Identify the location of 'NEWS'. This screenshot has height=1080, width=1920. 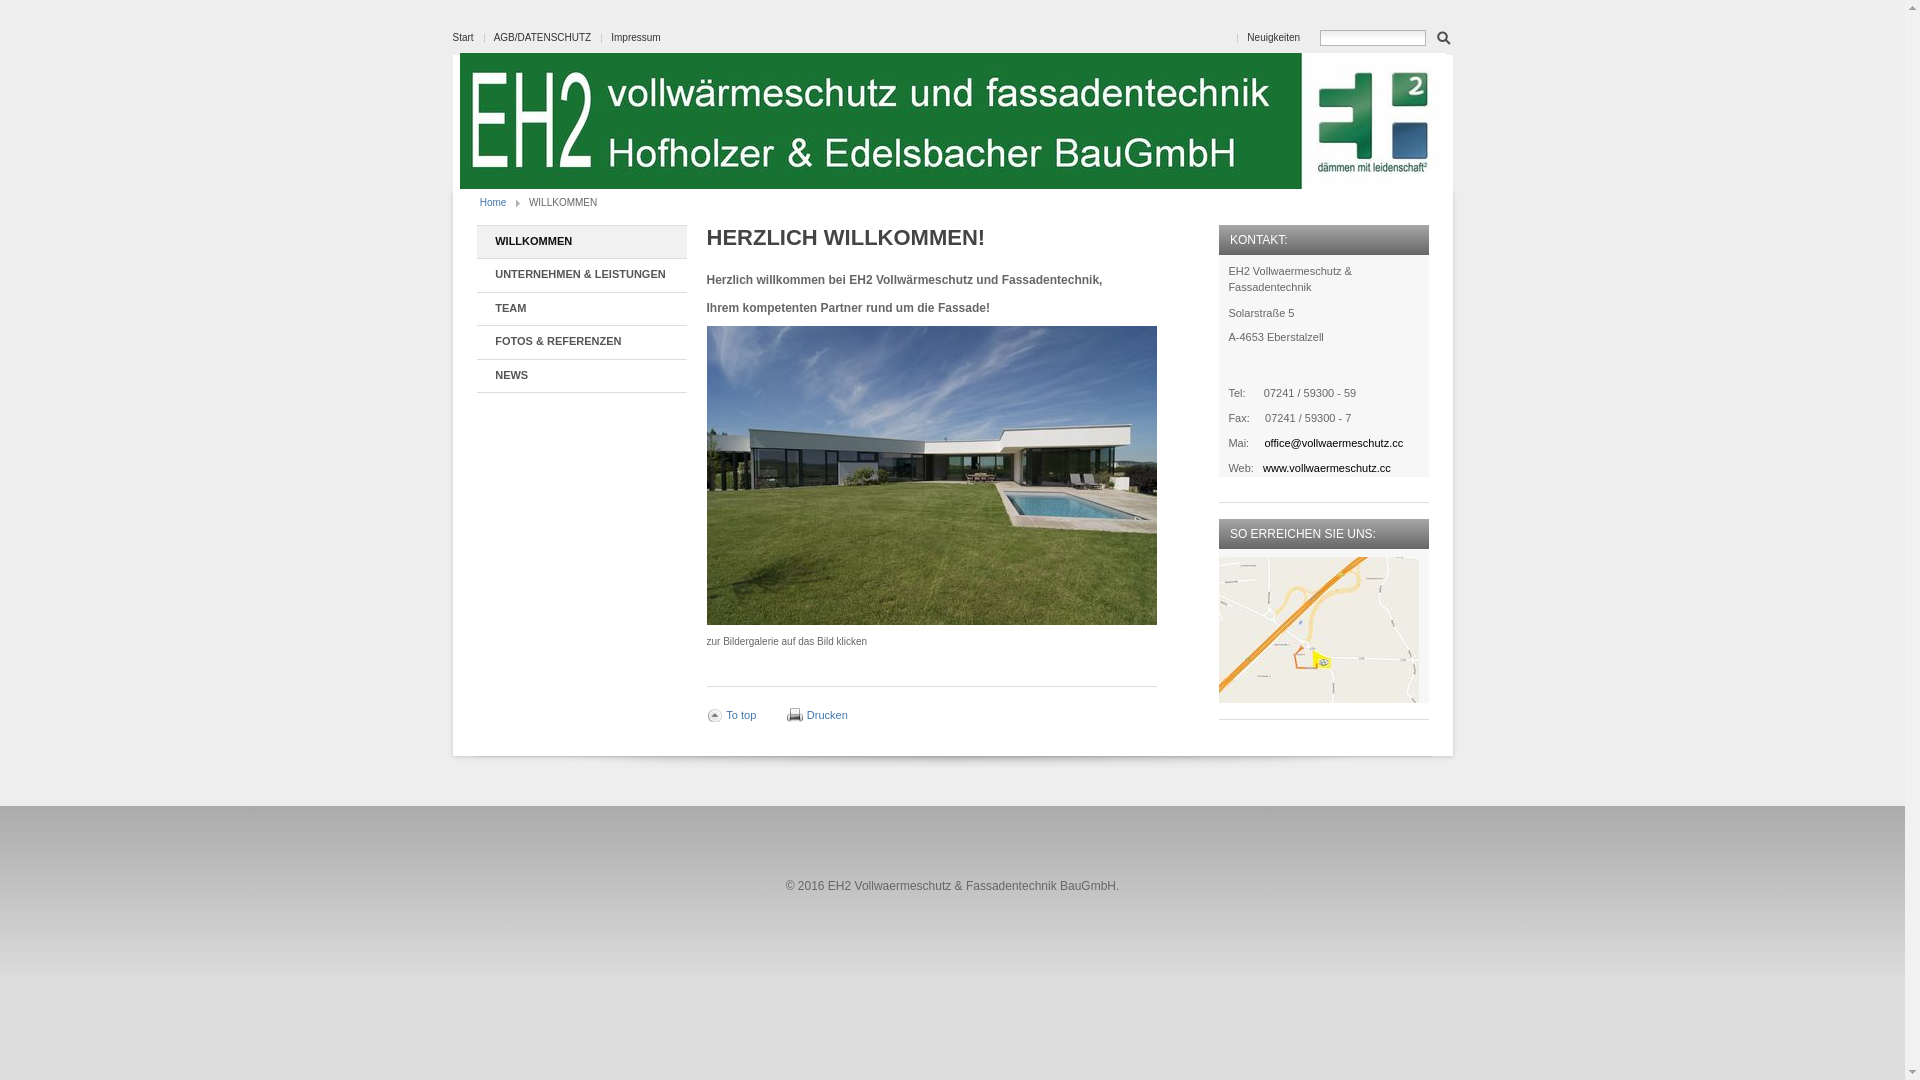
(579, 376).